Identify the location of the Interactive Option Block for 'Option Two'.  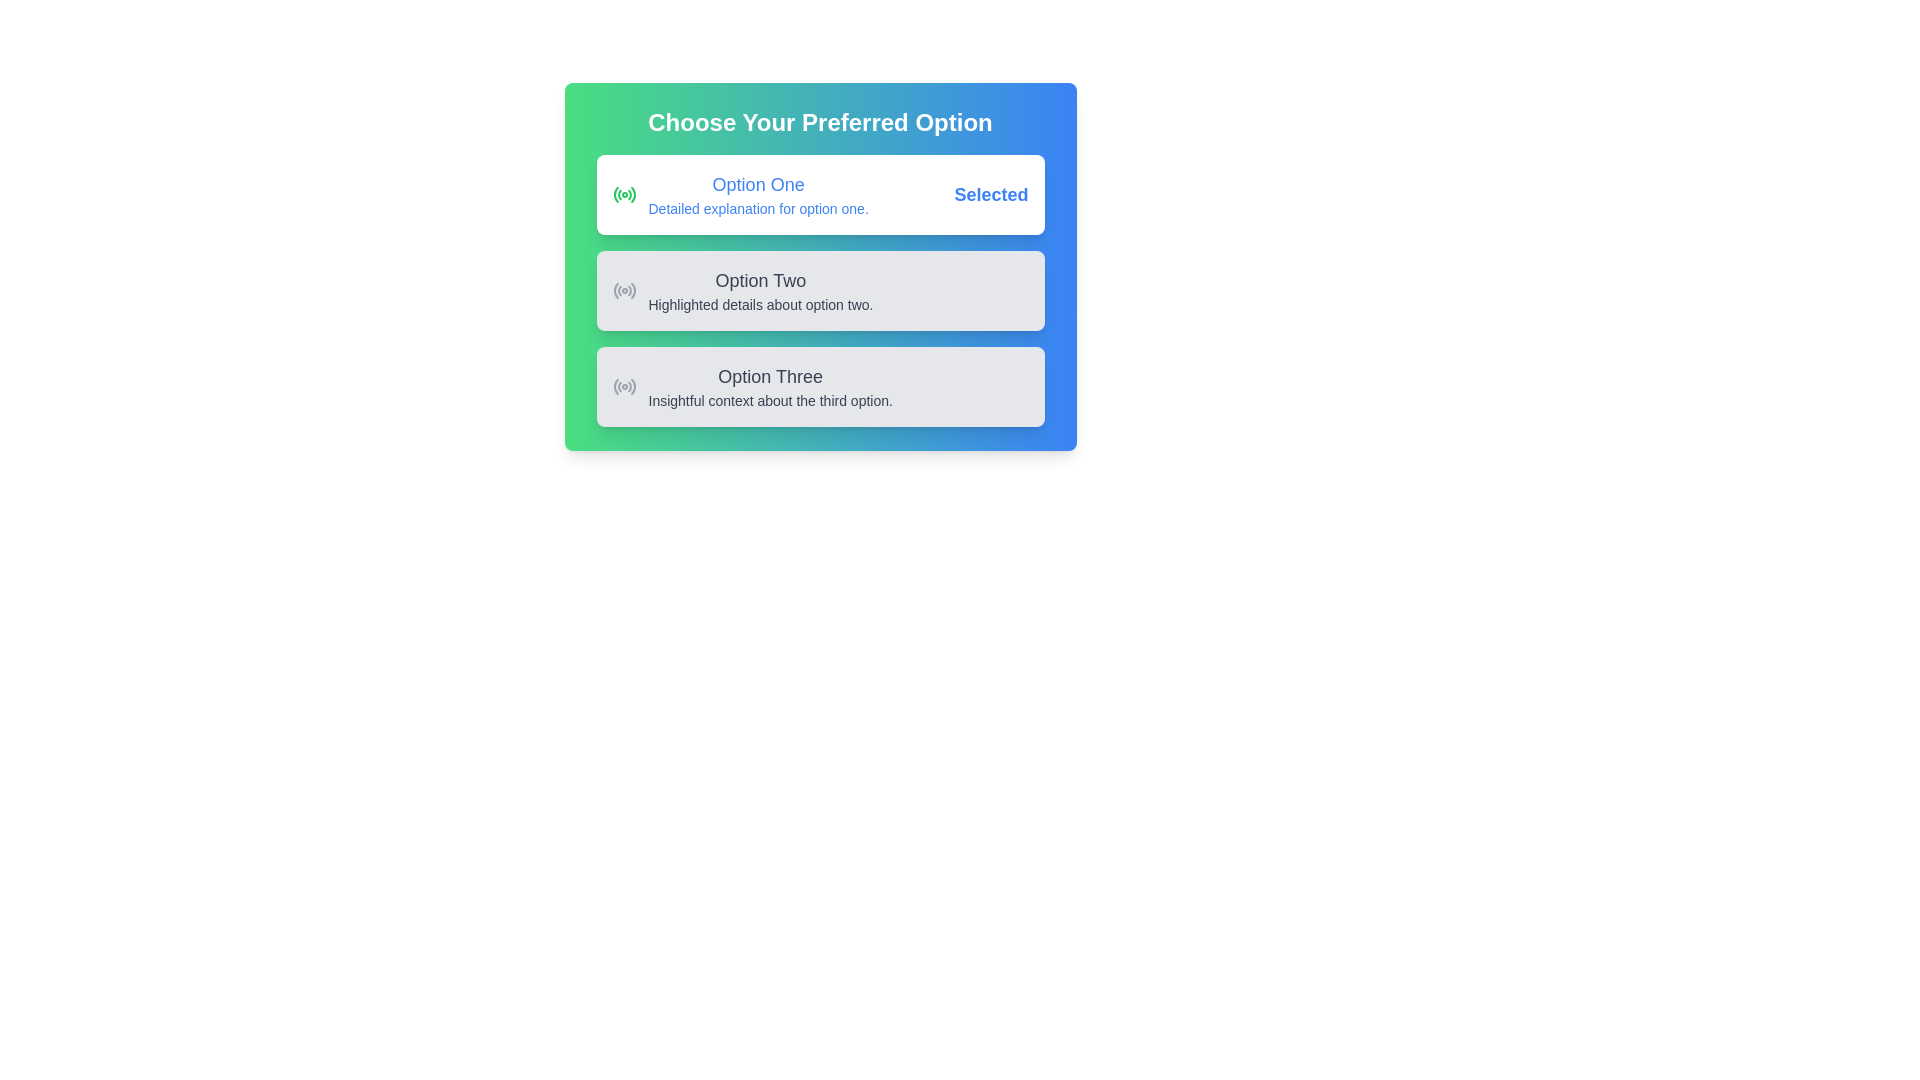
(742, 290).